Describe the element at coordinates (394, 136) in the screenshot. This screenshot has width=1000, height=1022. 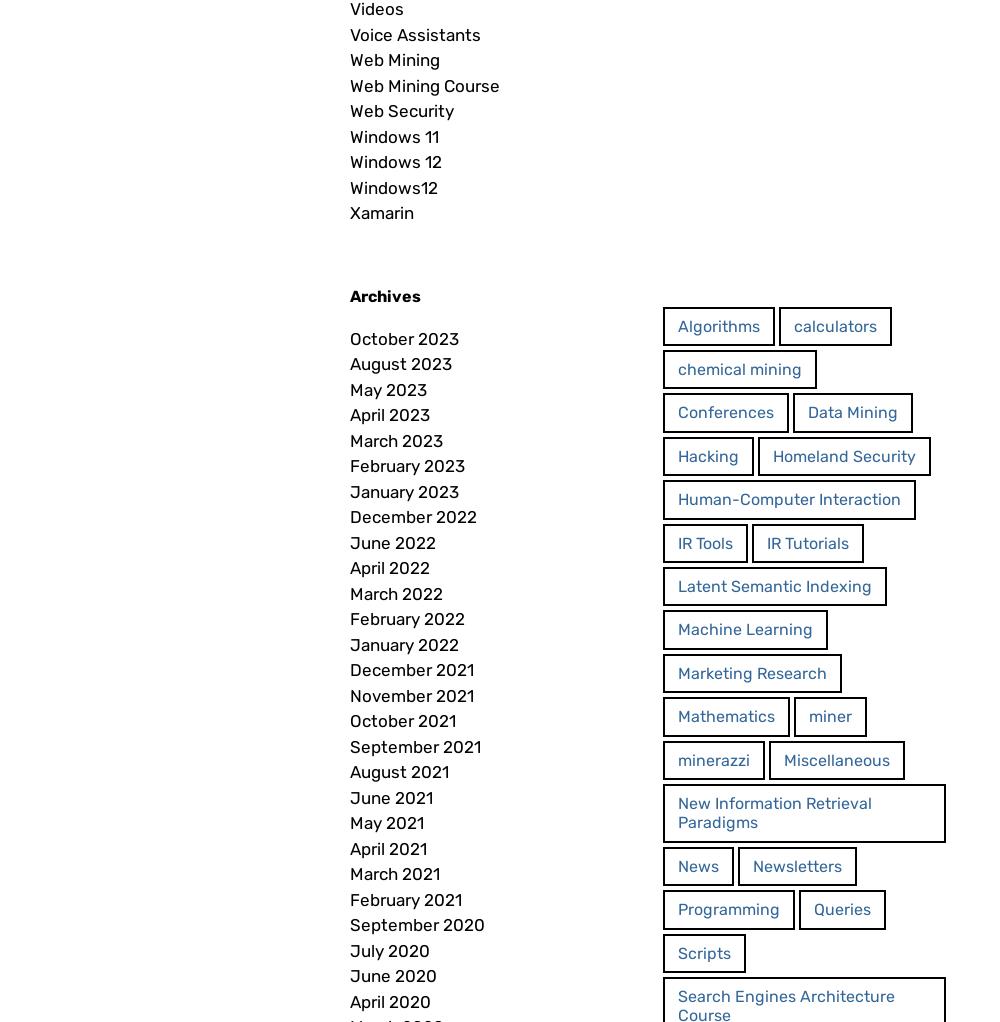
I see `'Windows 11'` at that location.